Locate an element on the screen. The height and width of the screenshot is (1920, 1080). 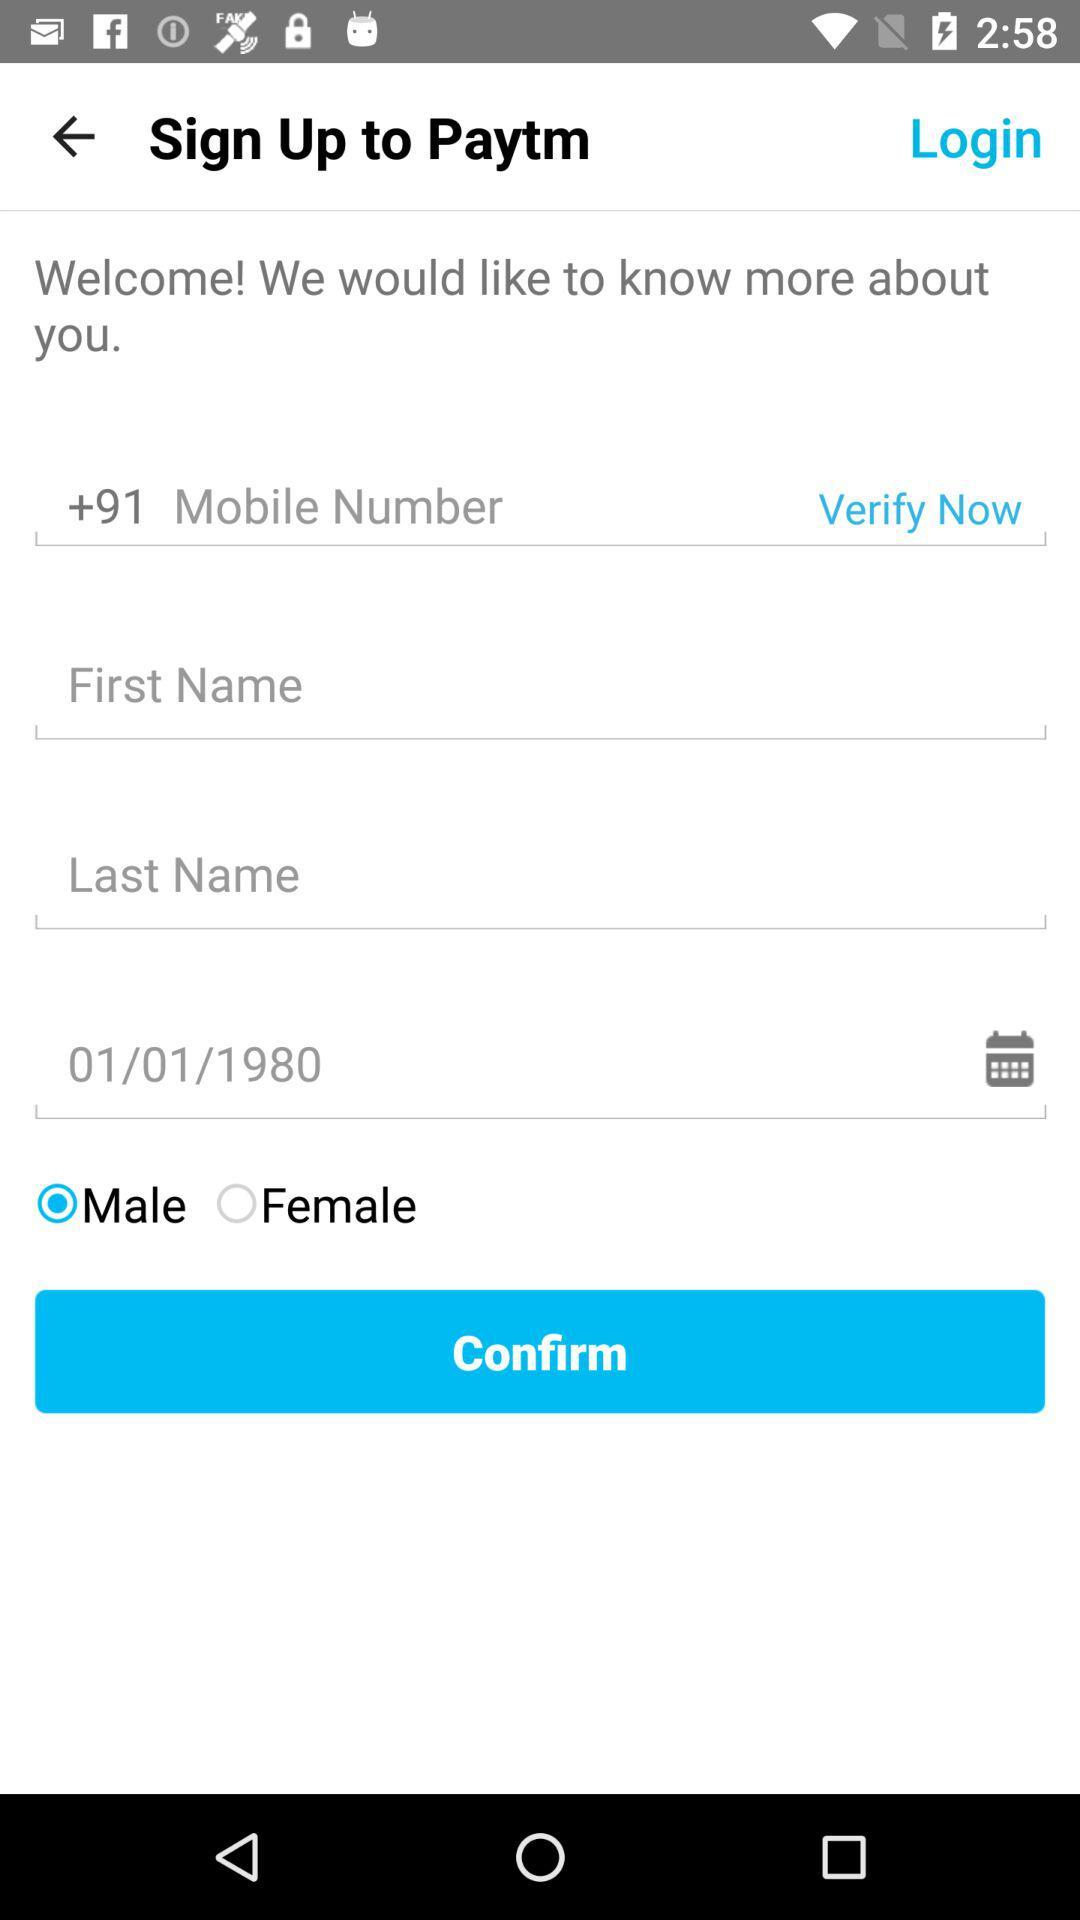
the item above confirm item is located at coordinates (315, 1202).